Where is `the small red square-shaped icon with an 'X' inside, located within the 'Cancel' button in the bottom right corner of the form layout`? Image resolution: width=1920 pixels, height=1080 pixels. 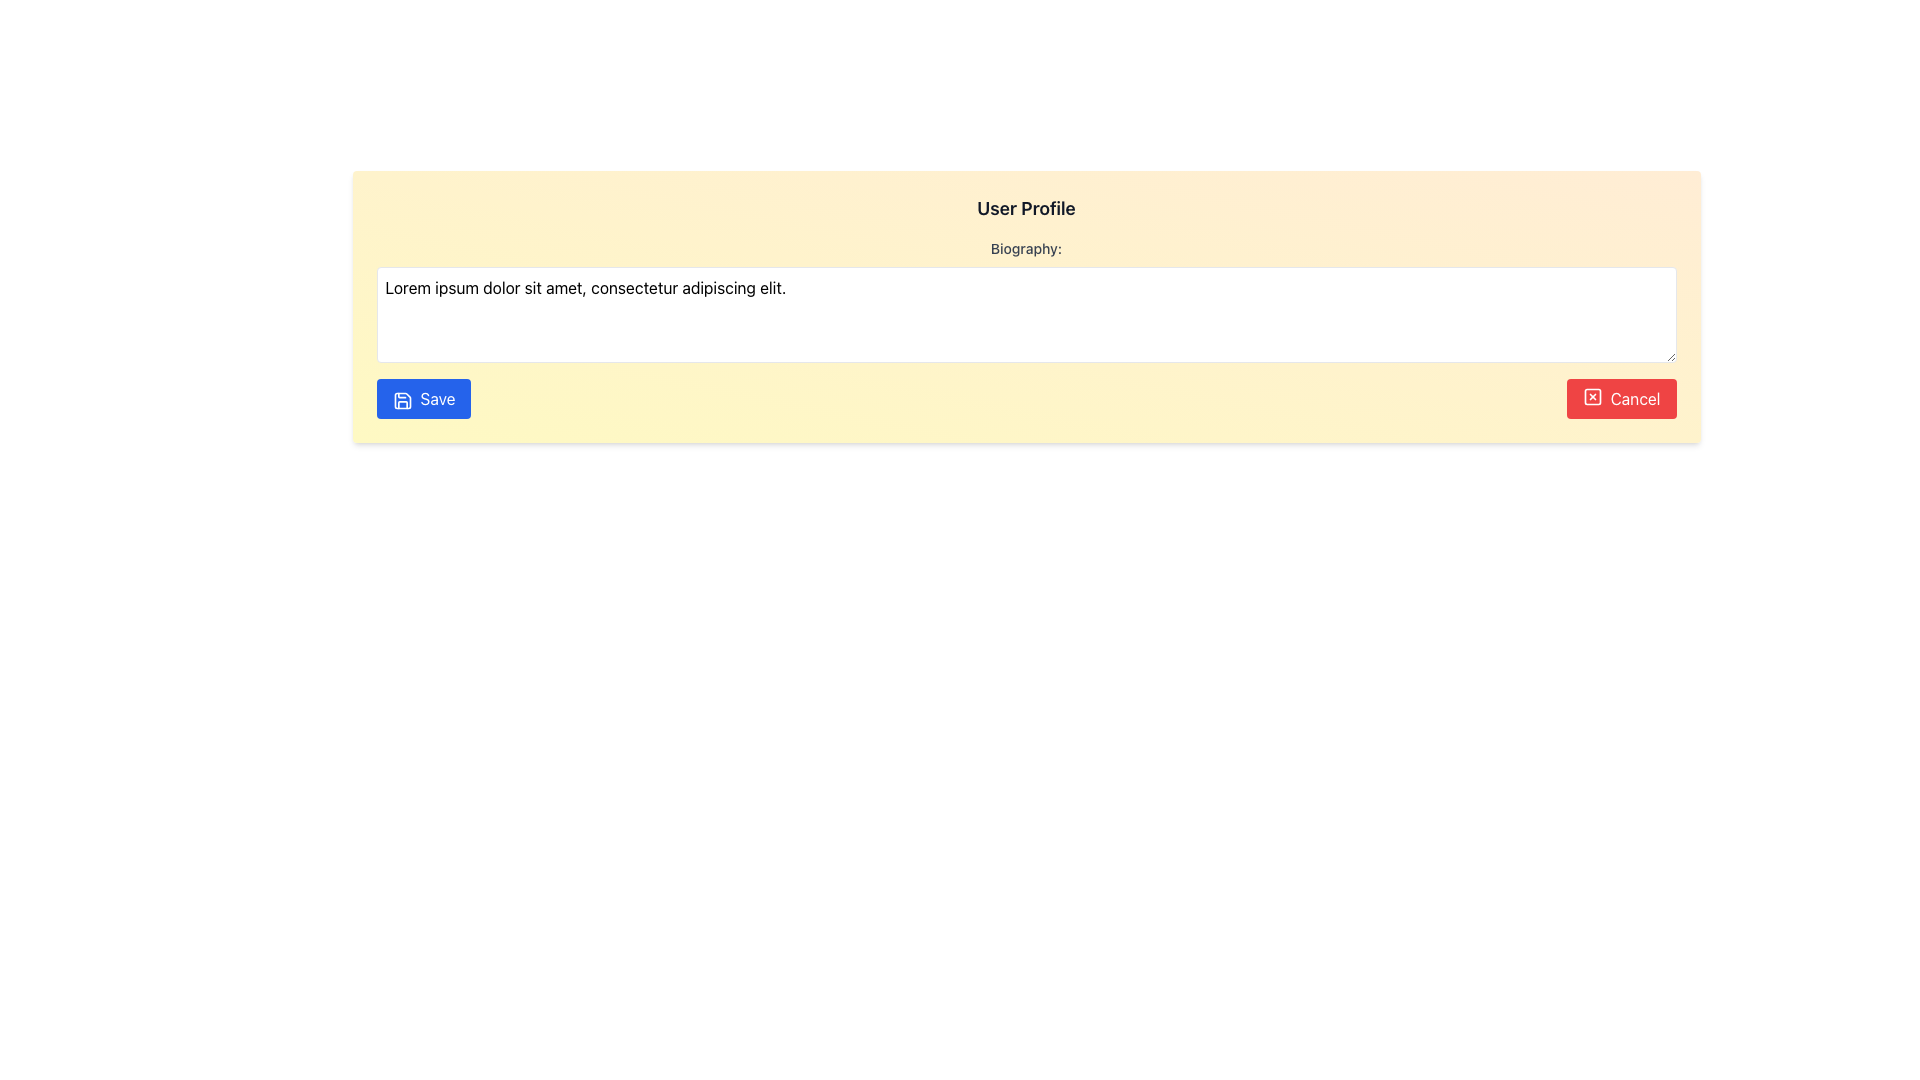 the small red square-shaped icon with an 'X' inside, located within the 'Cancel' button in the bottom right corner of the form layout is located at coordinates (1591, 397).